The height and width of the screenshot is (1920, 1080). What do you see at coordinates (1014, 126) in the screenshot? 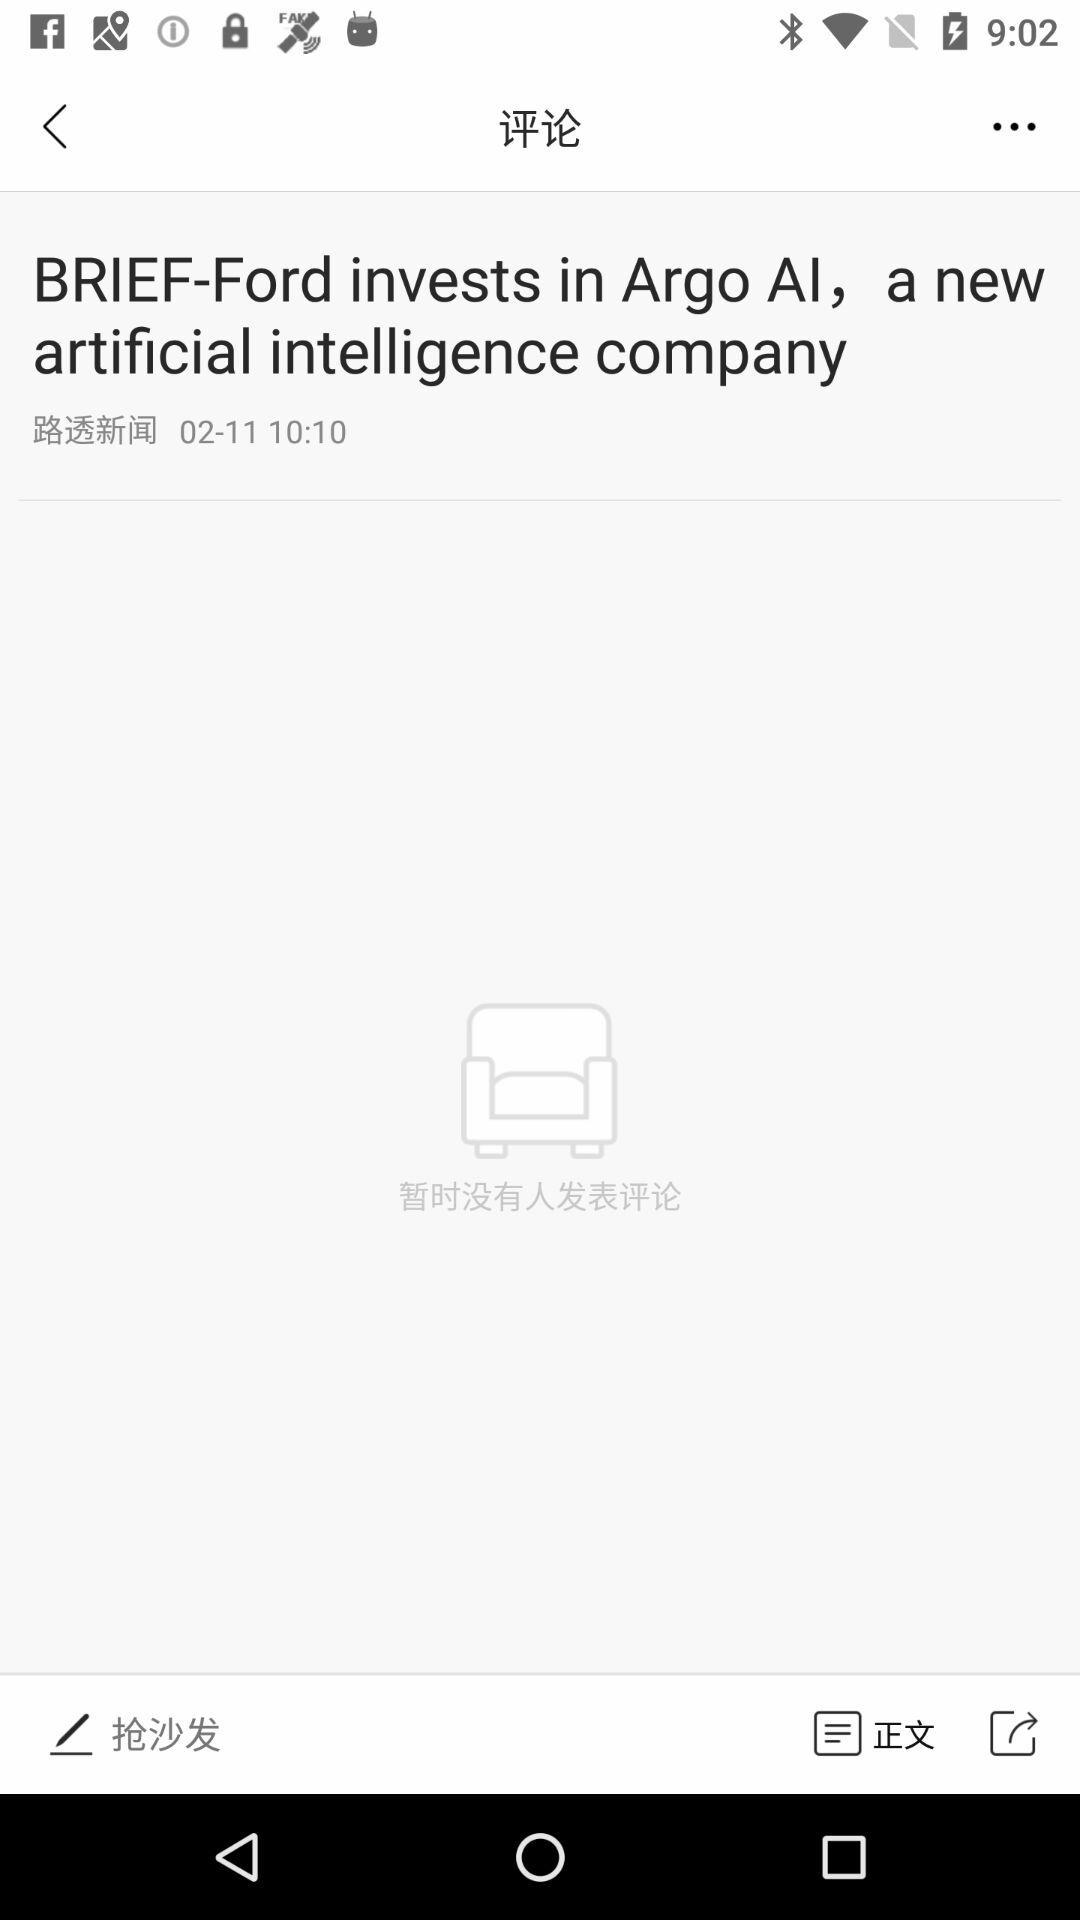
I see `the button under 902` at bounding box center [1014, 126].